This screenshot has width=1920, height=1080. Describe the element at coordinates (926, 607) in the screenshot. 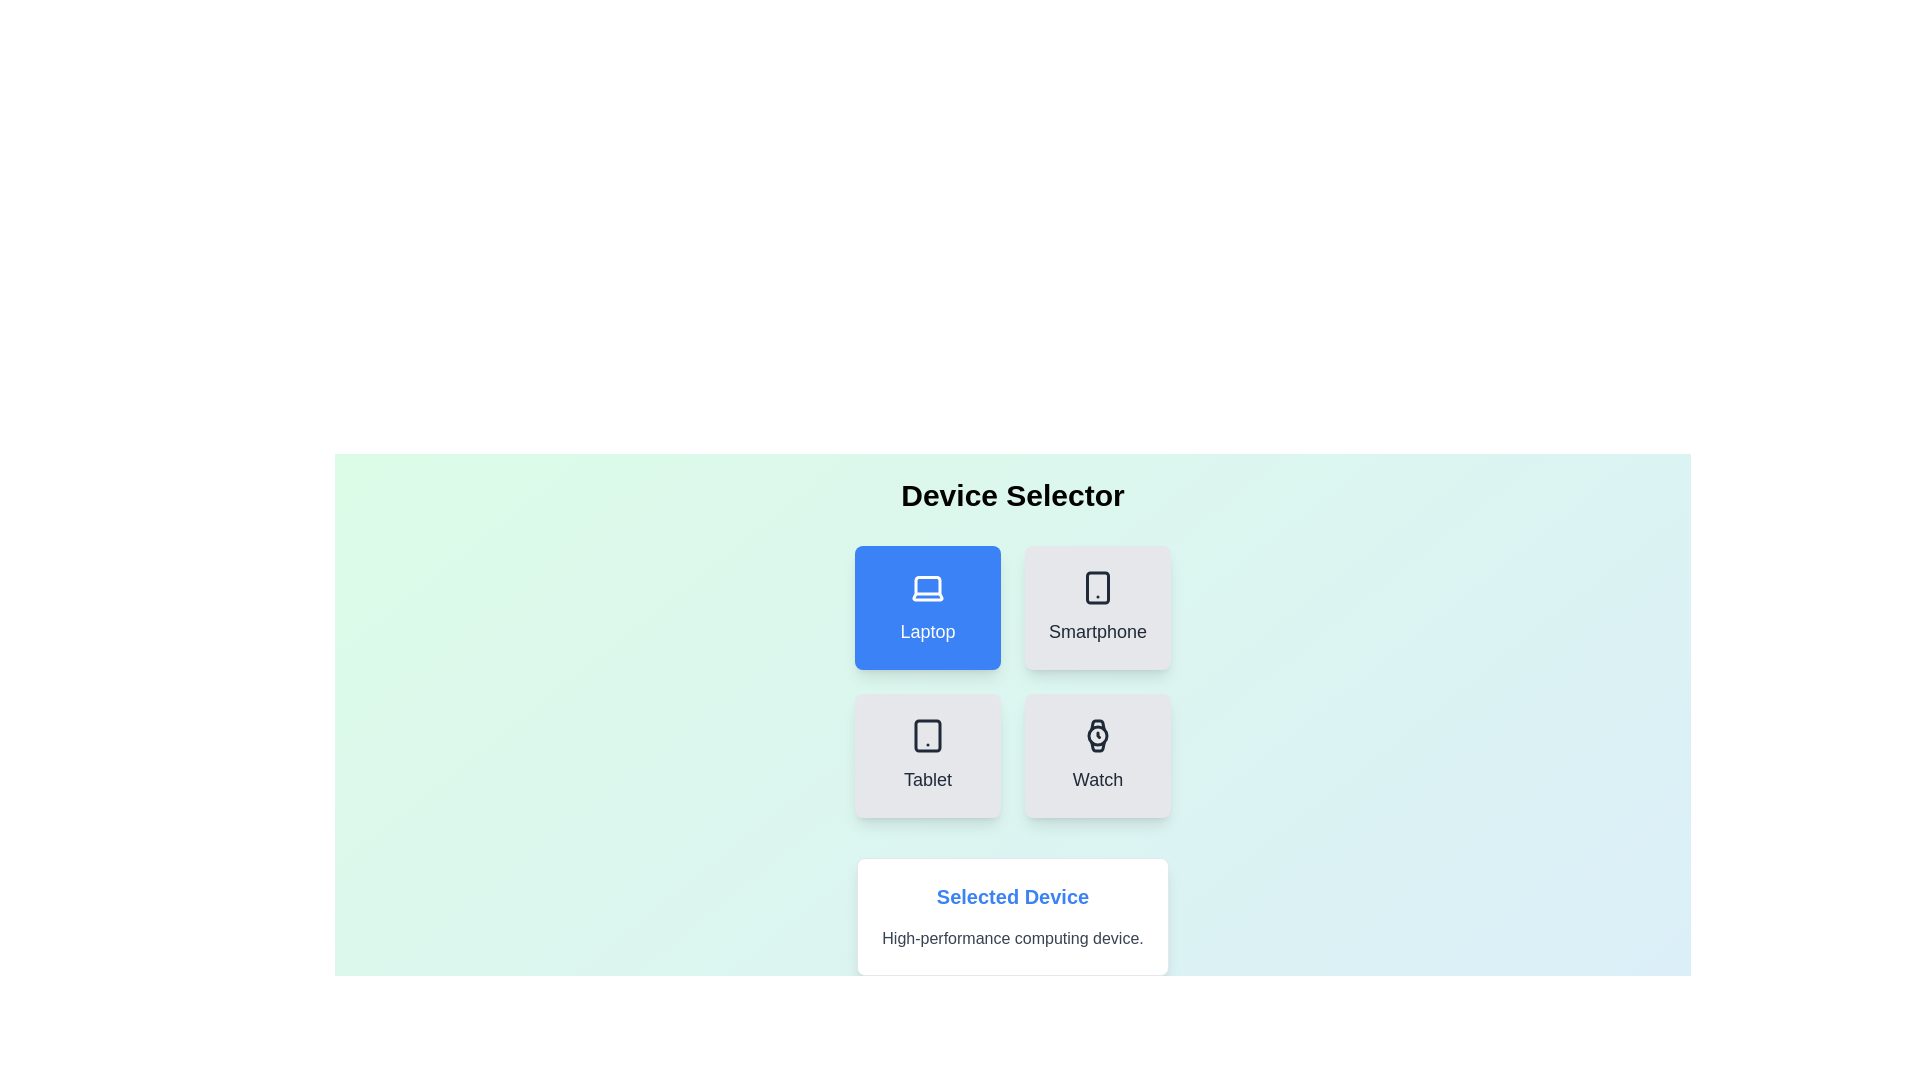

I see `the Laptop button to select the corresponding device` at that location.